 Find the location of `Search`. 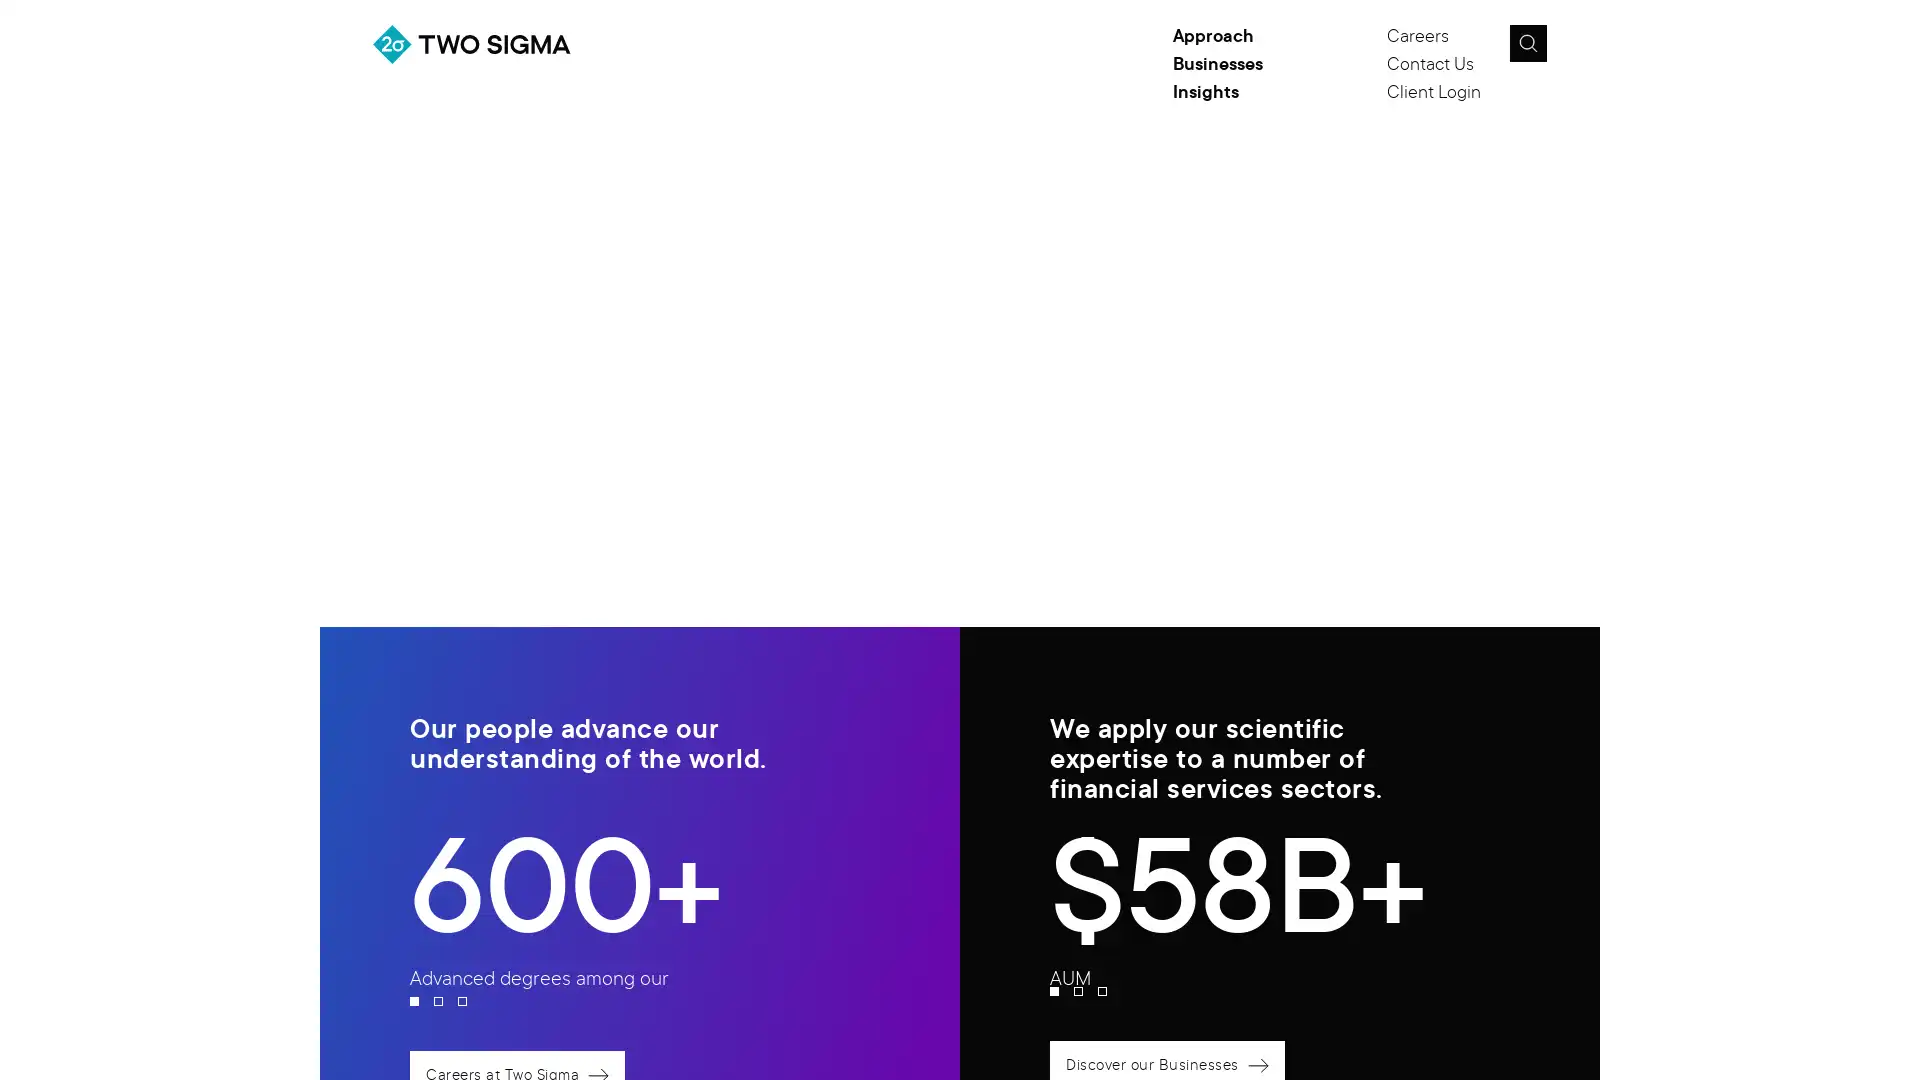

Search is located at coordinates (1573, 49).